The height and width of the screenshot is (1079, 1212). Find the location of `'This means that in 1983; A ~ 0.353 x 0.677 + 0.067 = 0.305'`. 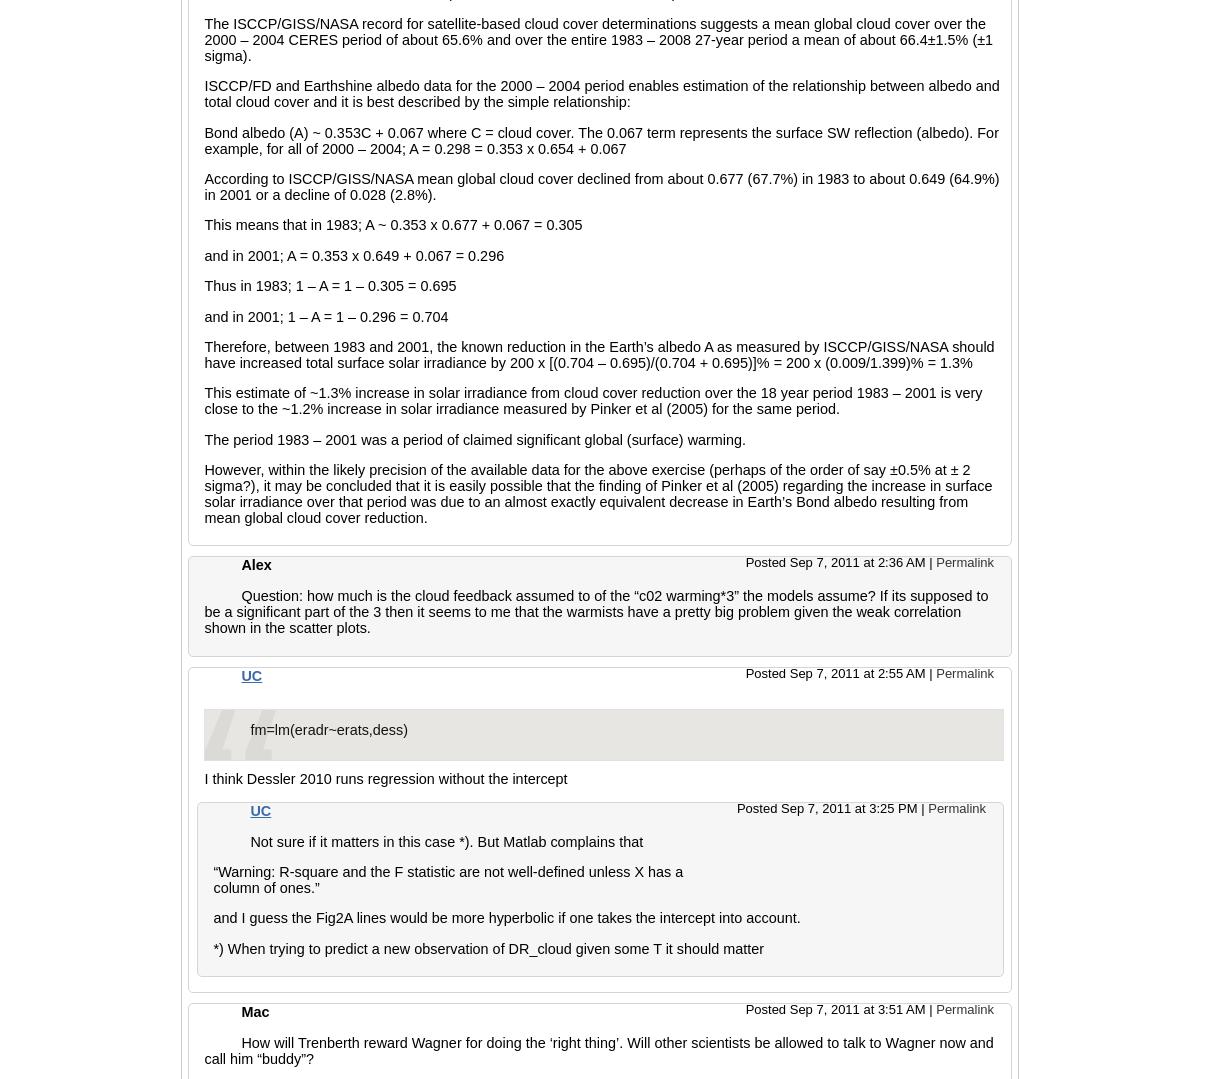

'This means that in 1983; A ~ 0.353 x 0.677 + 0.067 = 0.305' is located at coordinates (202, 223).